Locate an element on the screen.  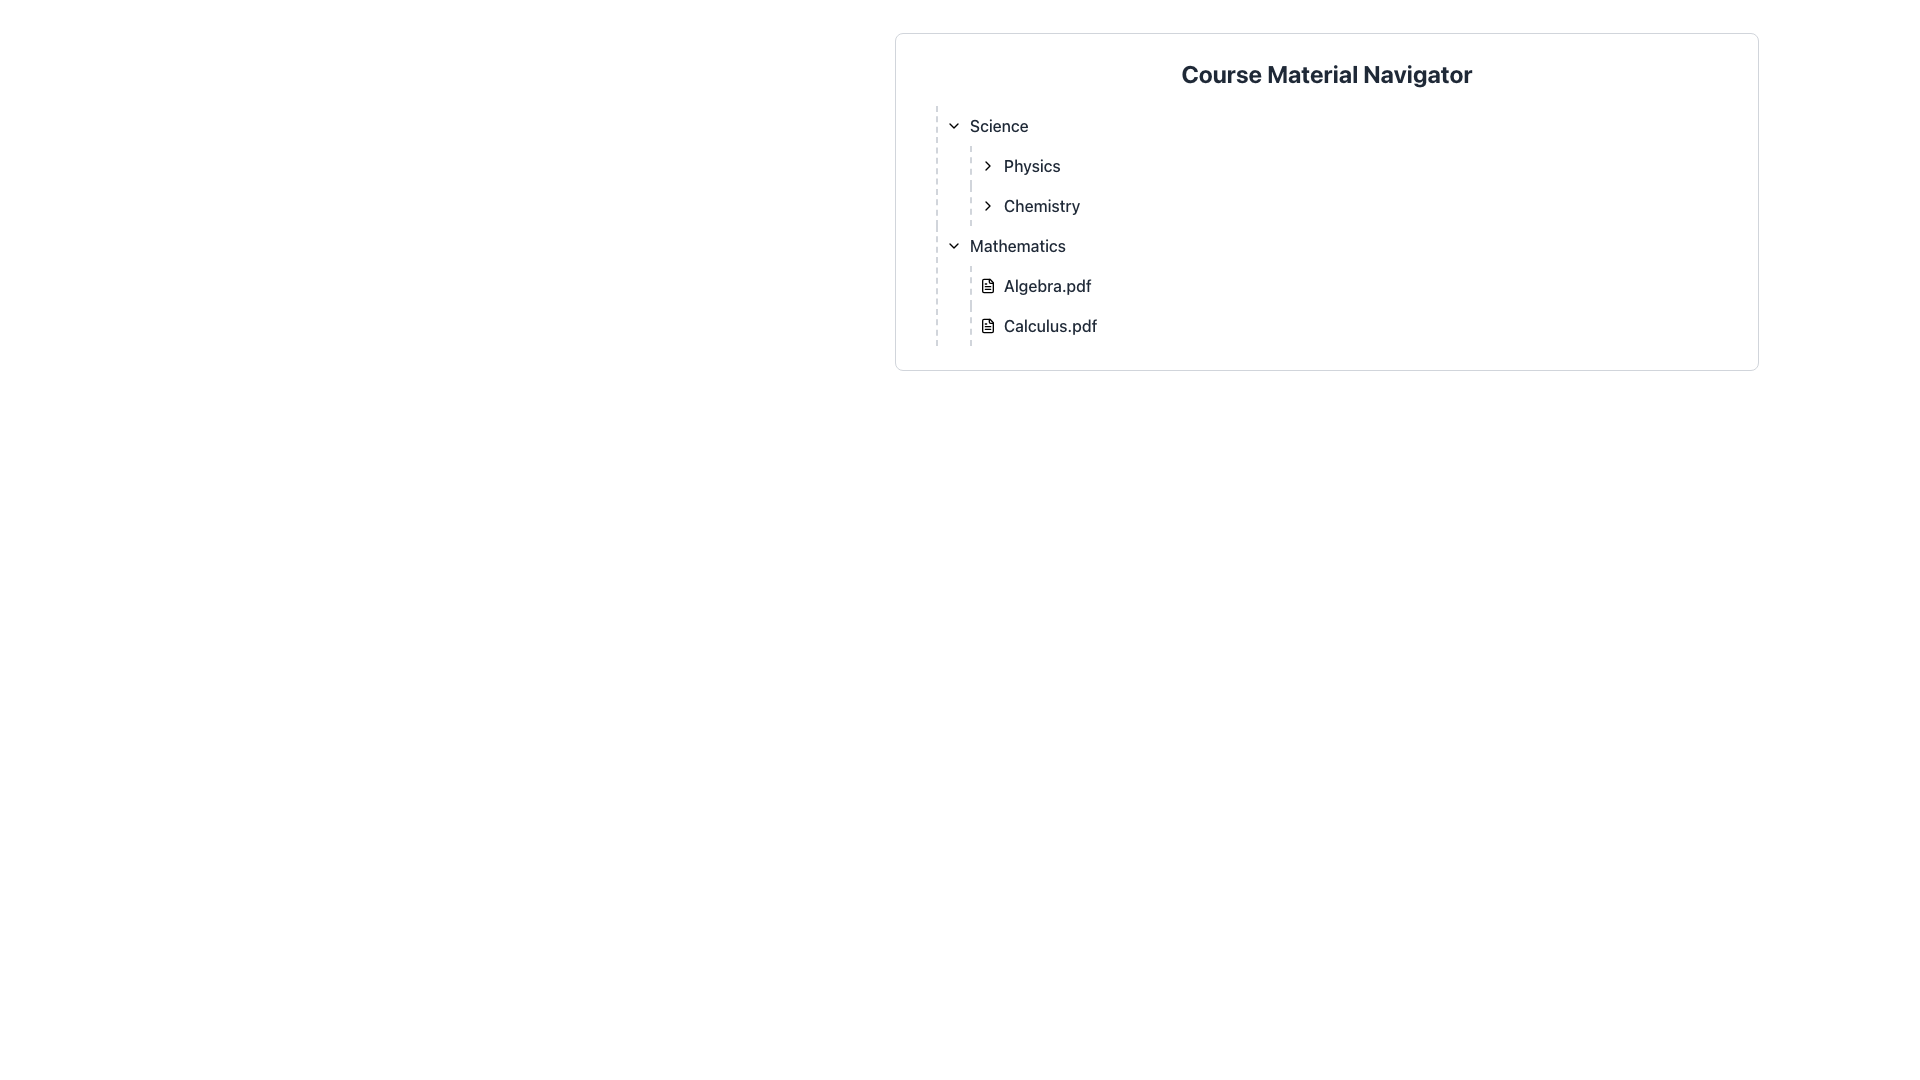
the Chevron icon located to the left of the 'Physics' text is located at coordinates (988, 164).